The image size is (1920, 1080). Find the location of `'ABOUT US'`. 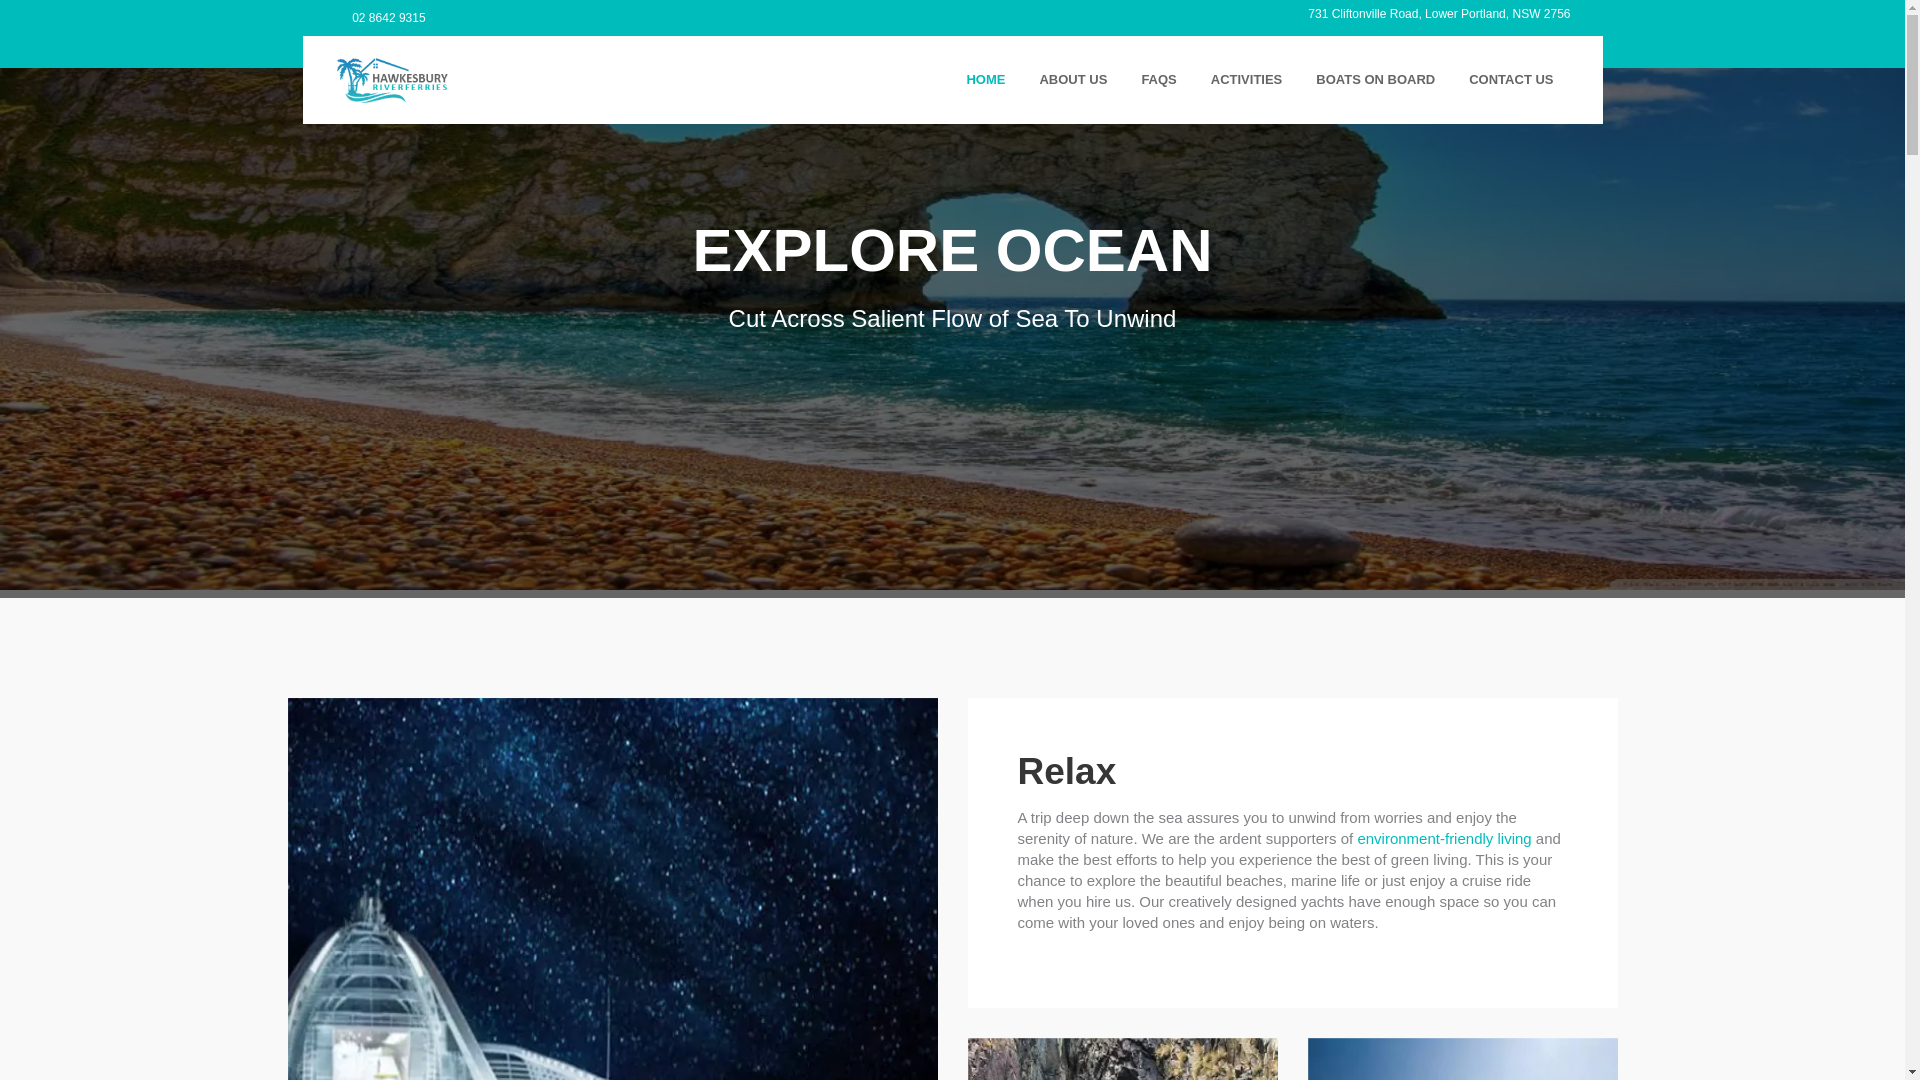

'ABOUT US' is located at coordinates (1072, 79).